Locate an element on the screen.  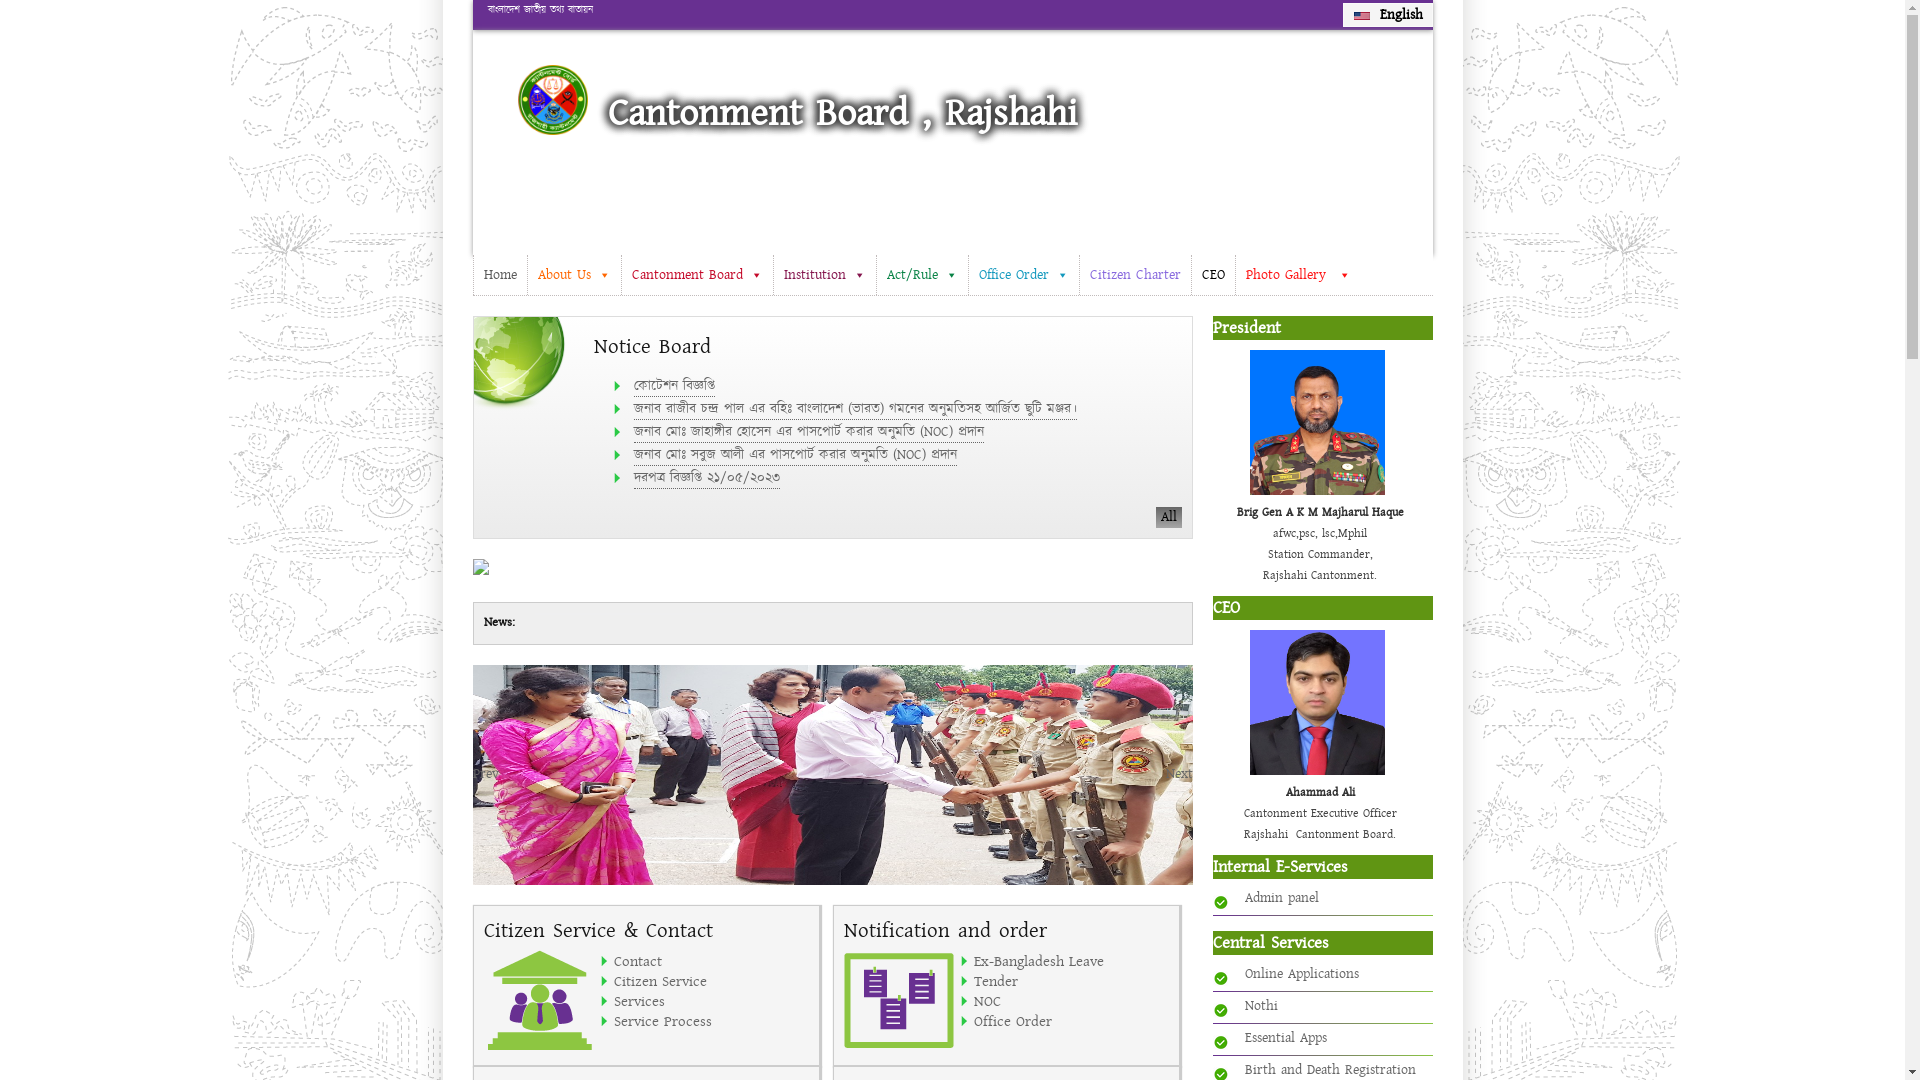
'Institution' is located at coordinates (771, 274).